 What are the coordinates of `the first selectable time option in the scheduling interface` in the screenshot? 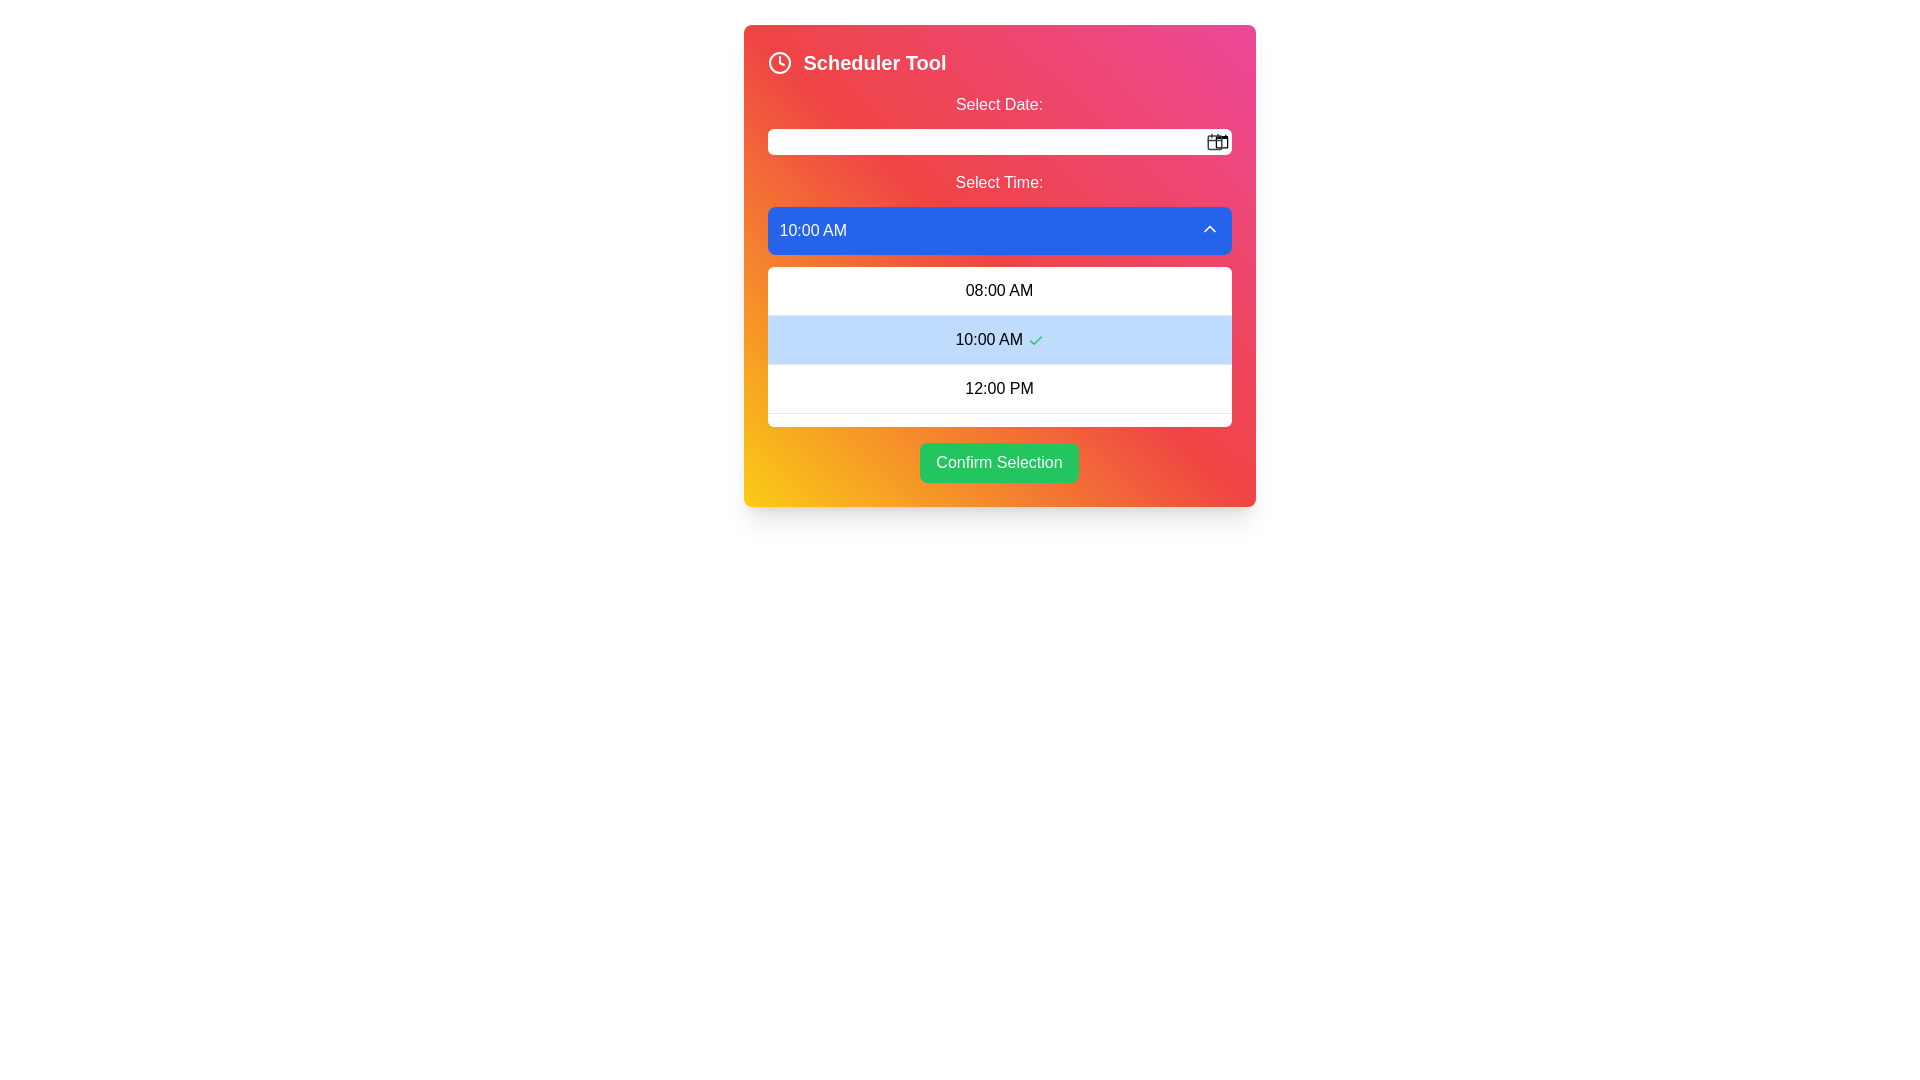 It's located at (999, 290).